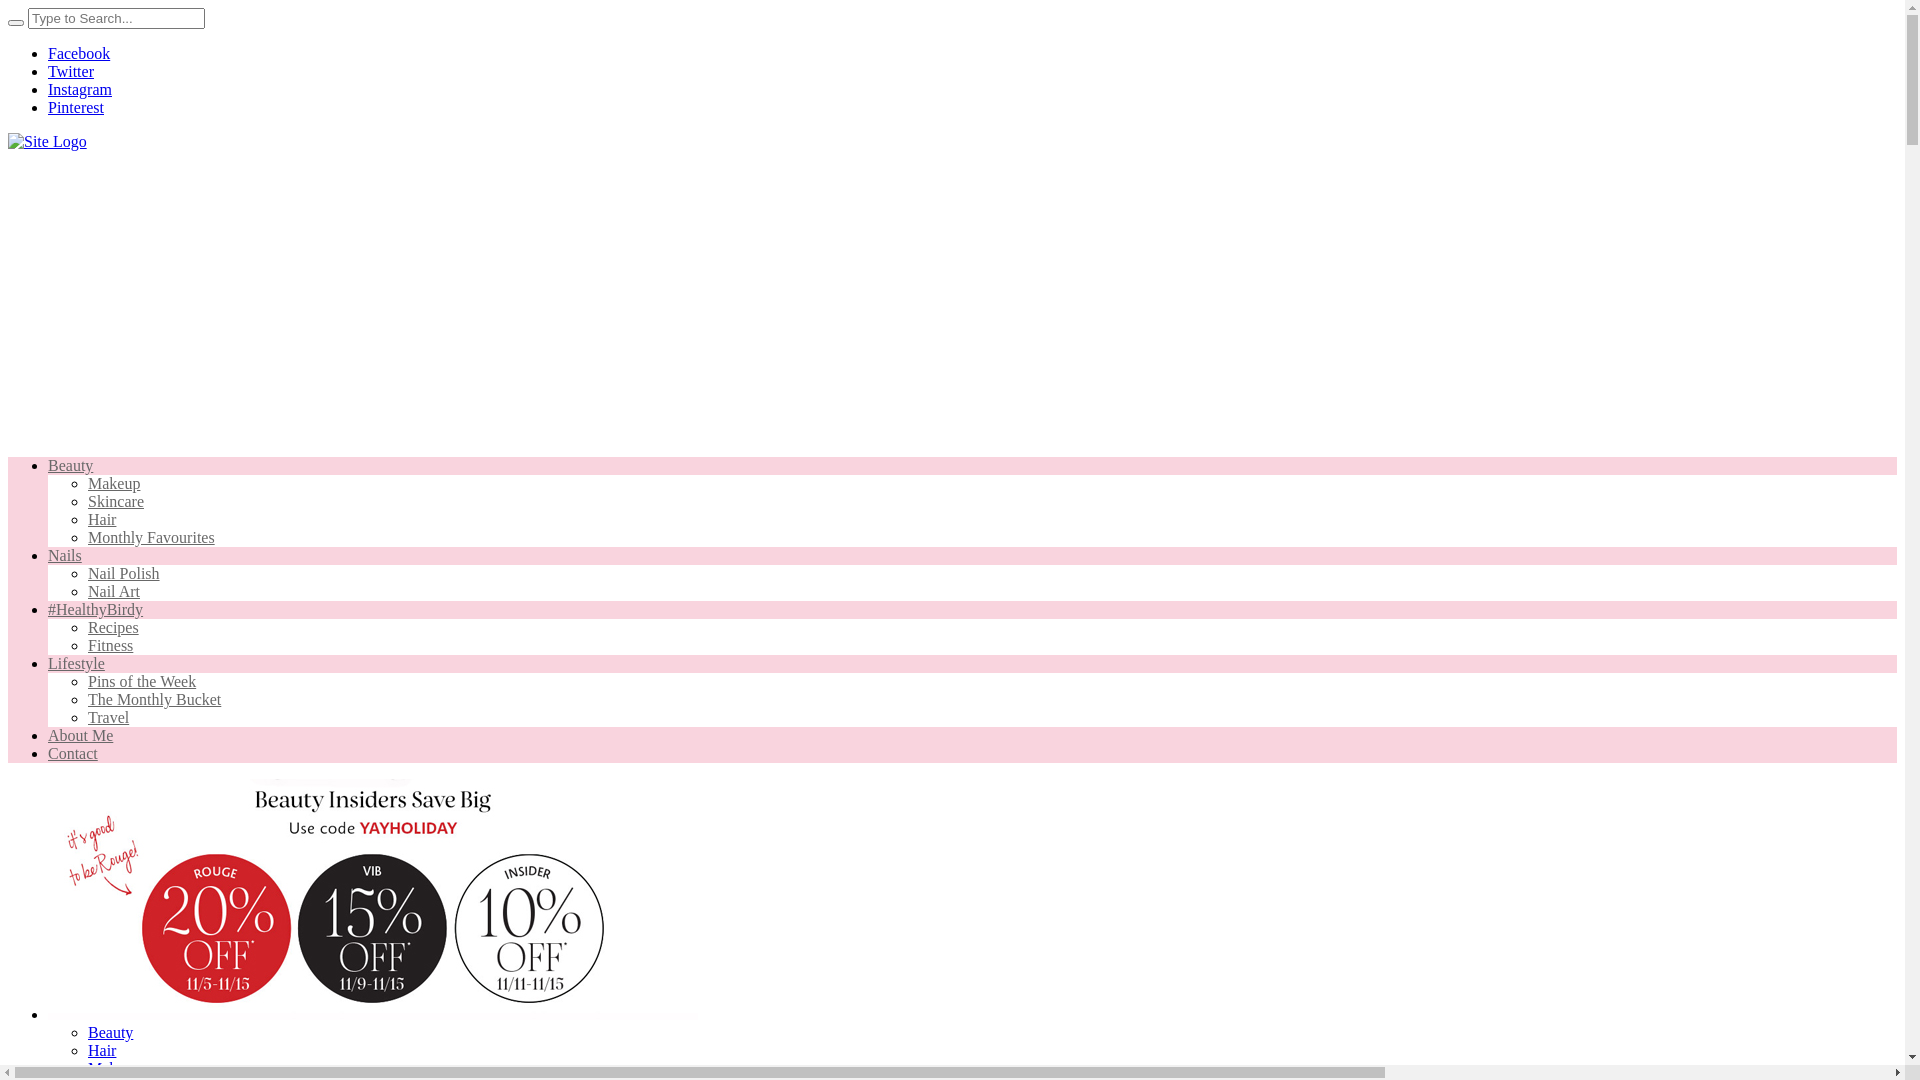 This screenshot has width=1920, height=1080. What do you see at coordinates (71, 70) in the screenshot?
I see `'Twitter'` at bounding box center [71, 70].